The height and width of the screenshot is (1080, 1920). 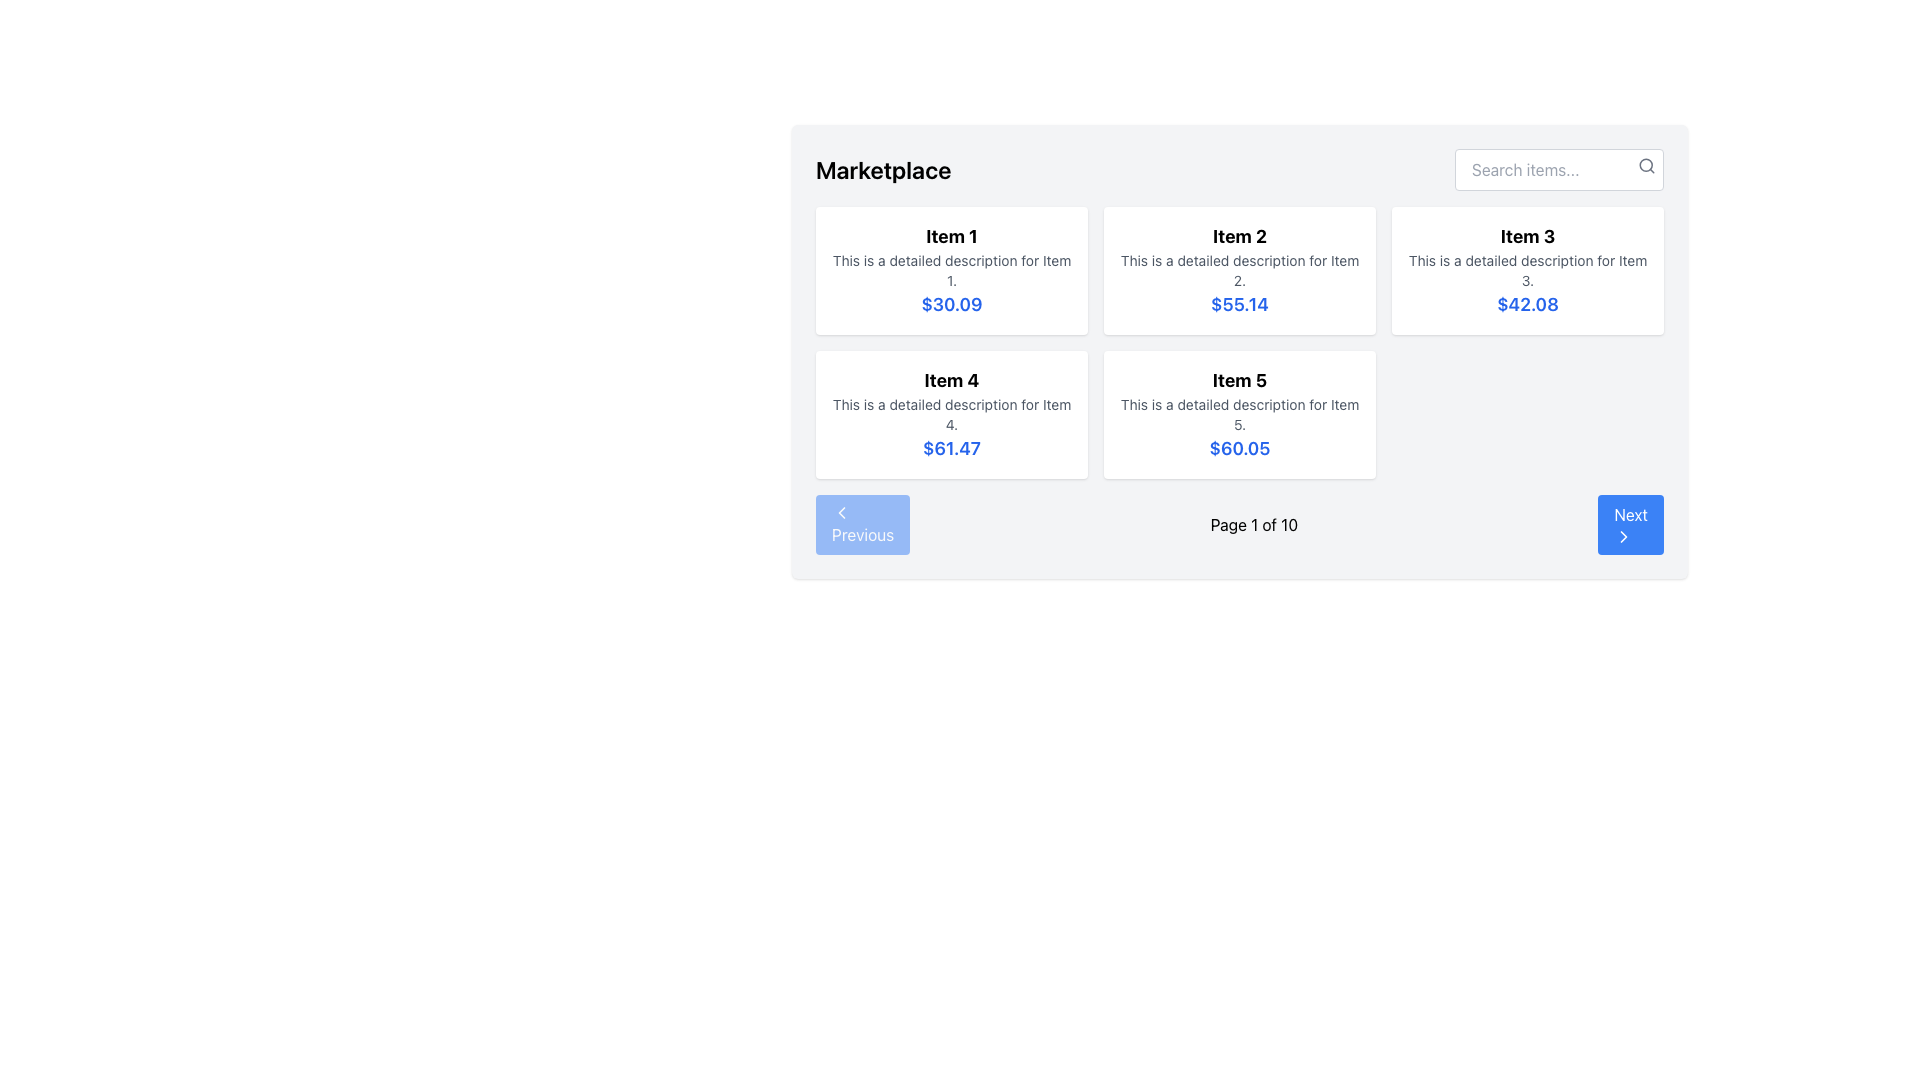 I want to click on the 'Marketplace' text label, so click(x=882, y=168).